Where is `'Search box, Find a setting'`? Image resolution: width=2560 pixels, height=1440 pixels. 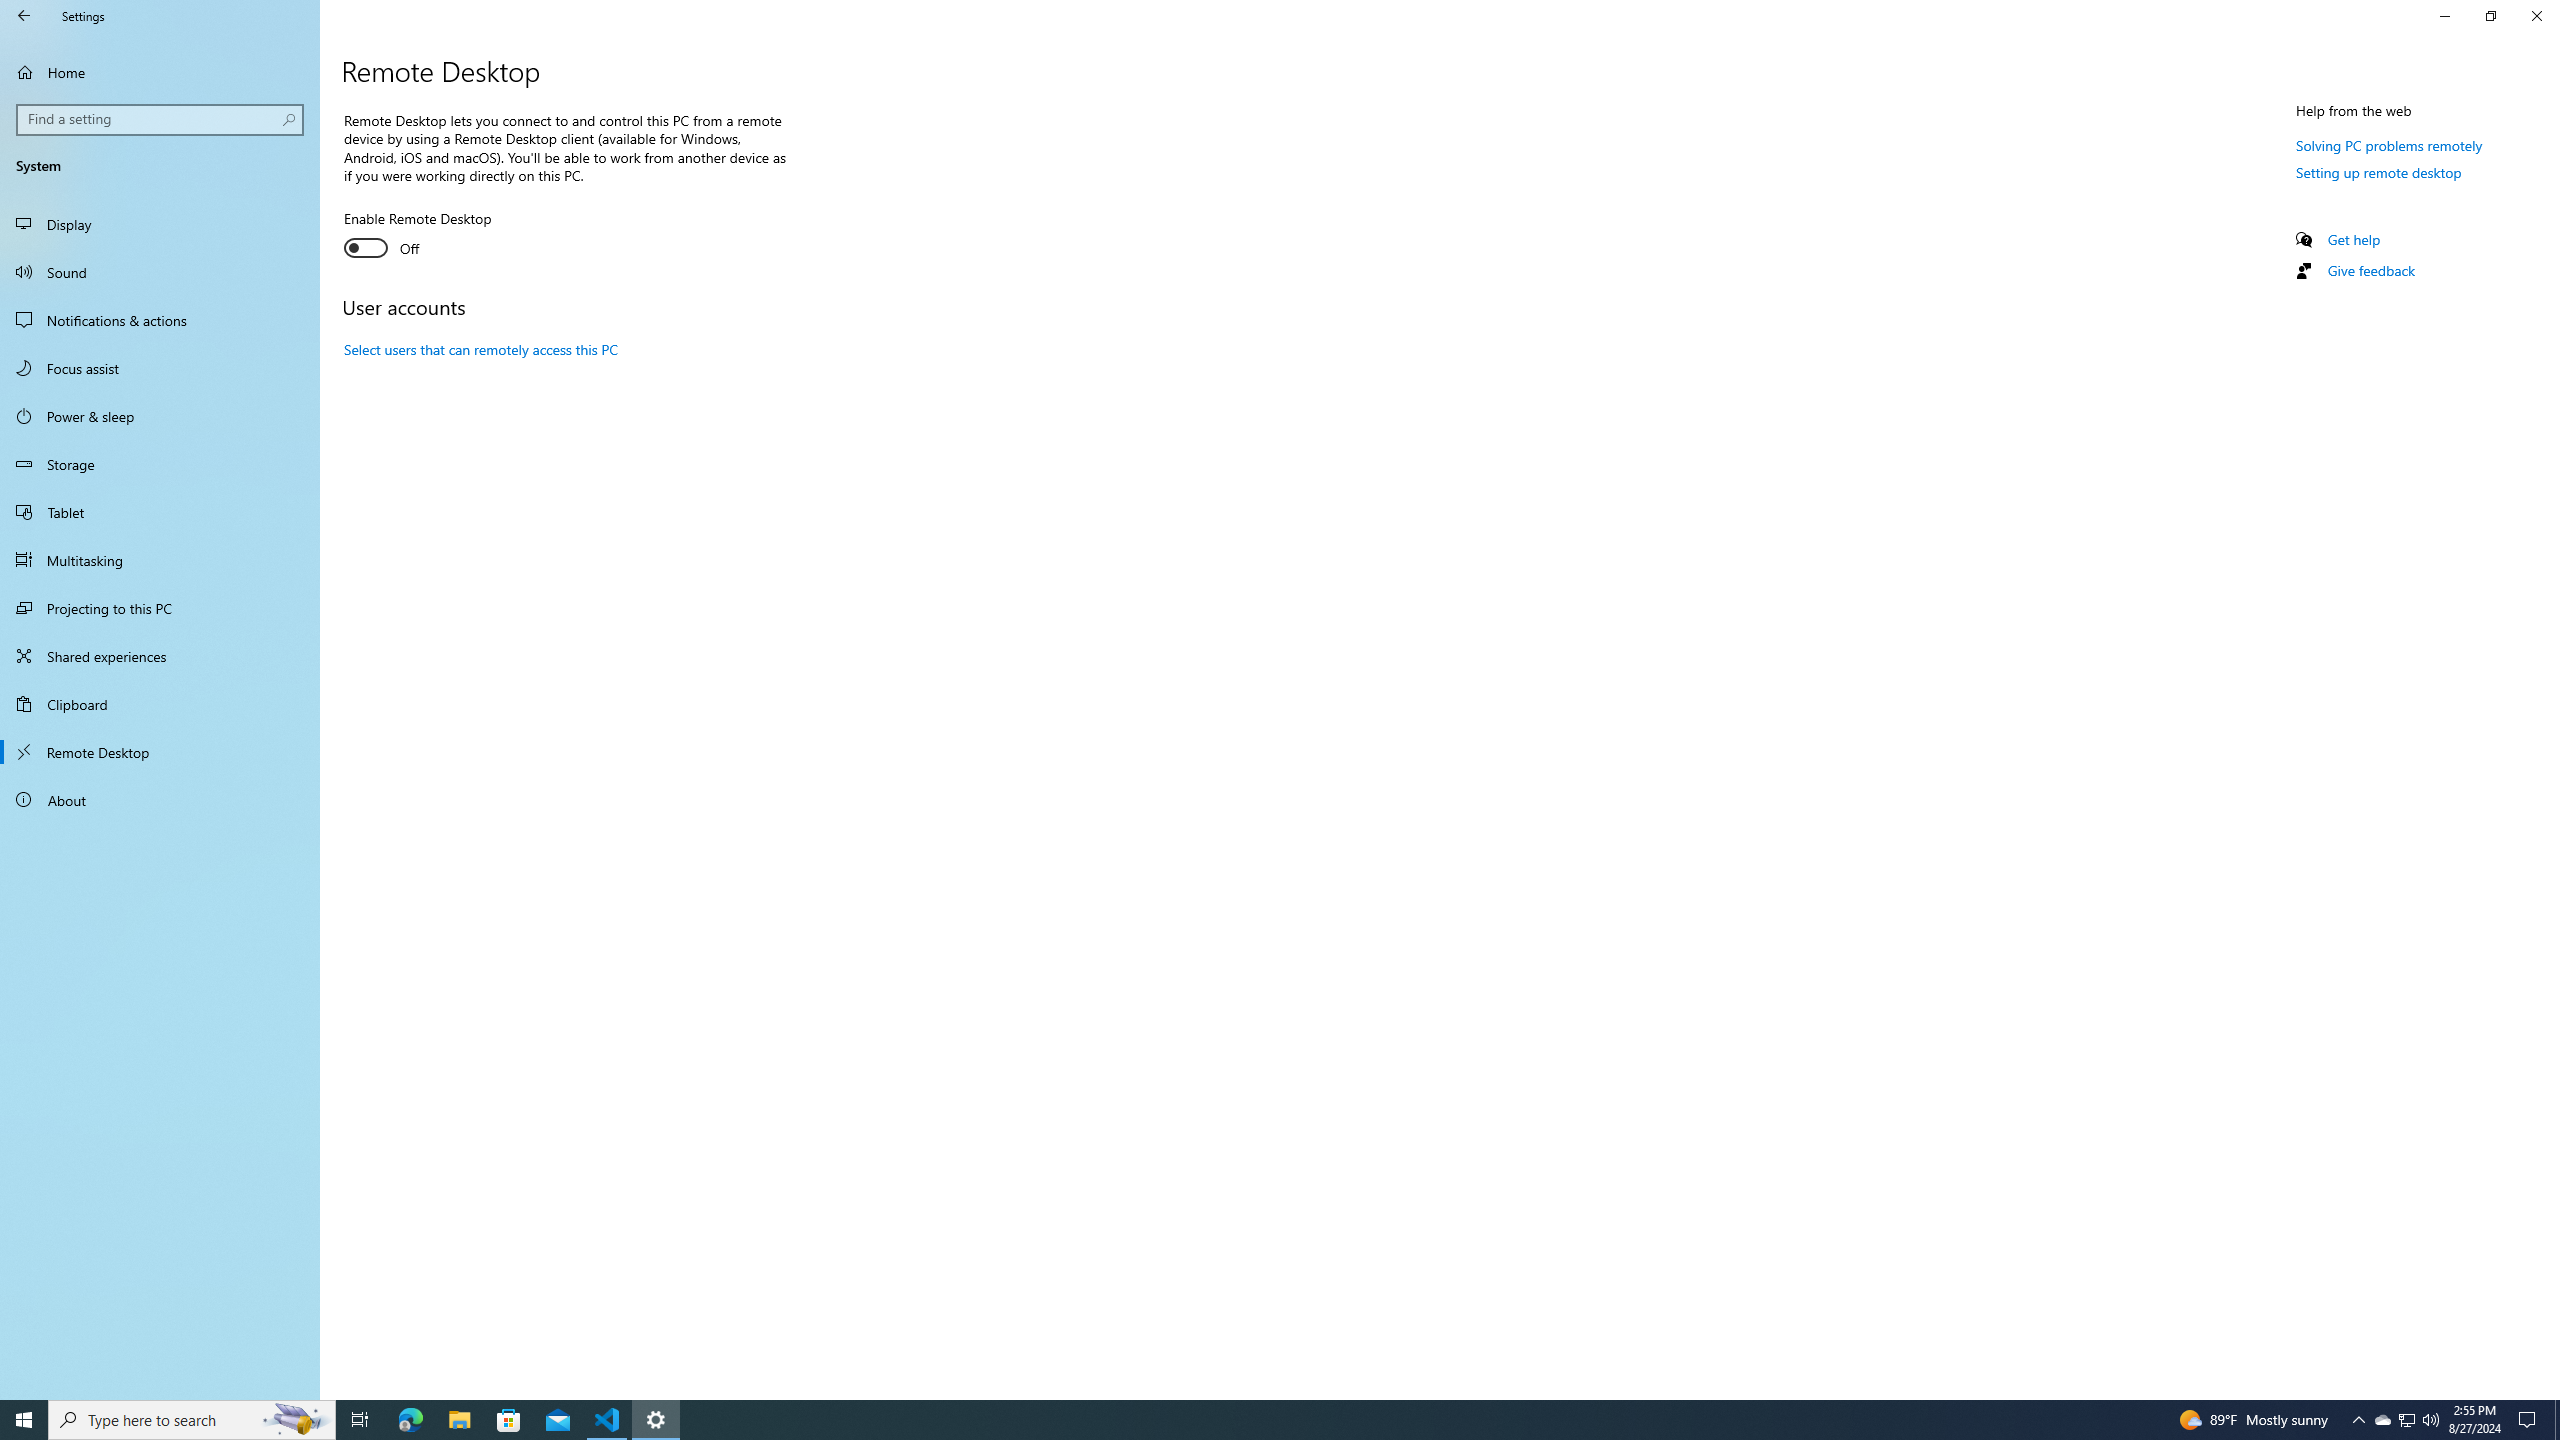 'Search box, Find a setting' is located at coordinates (160, 118).